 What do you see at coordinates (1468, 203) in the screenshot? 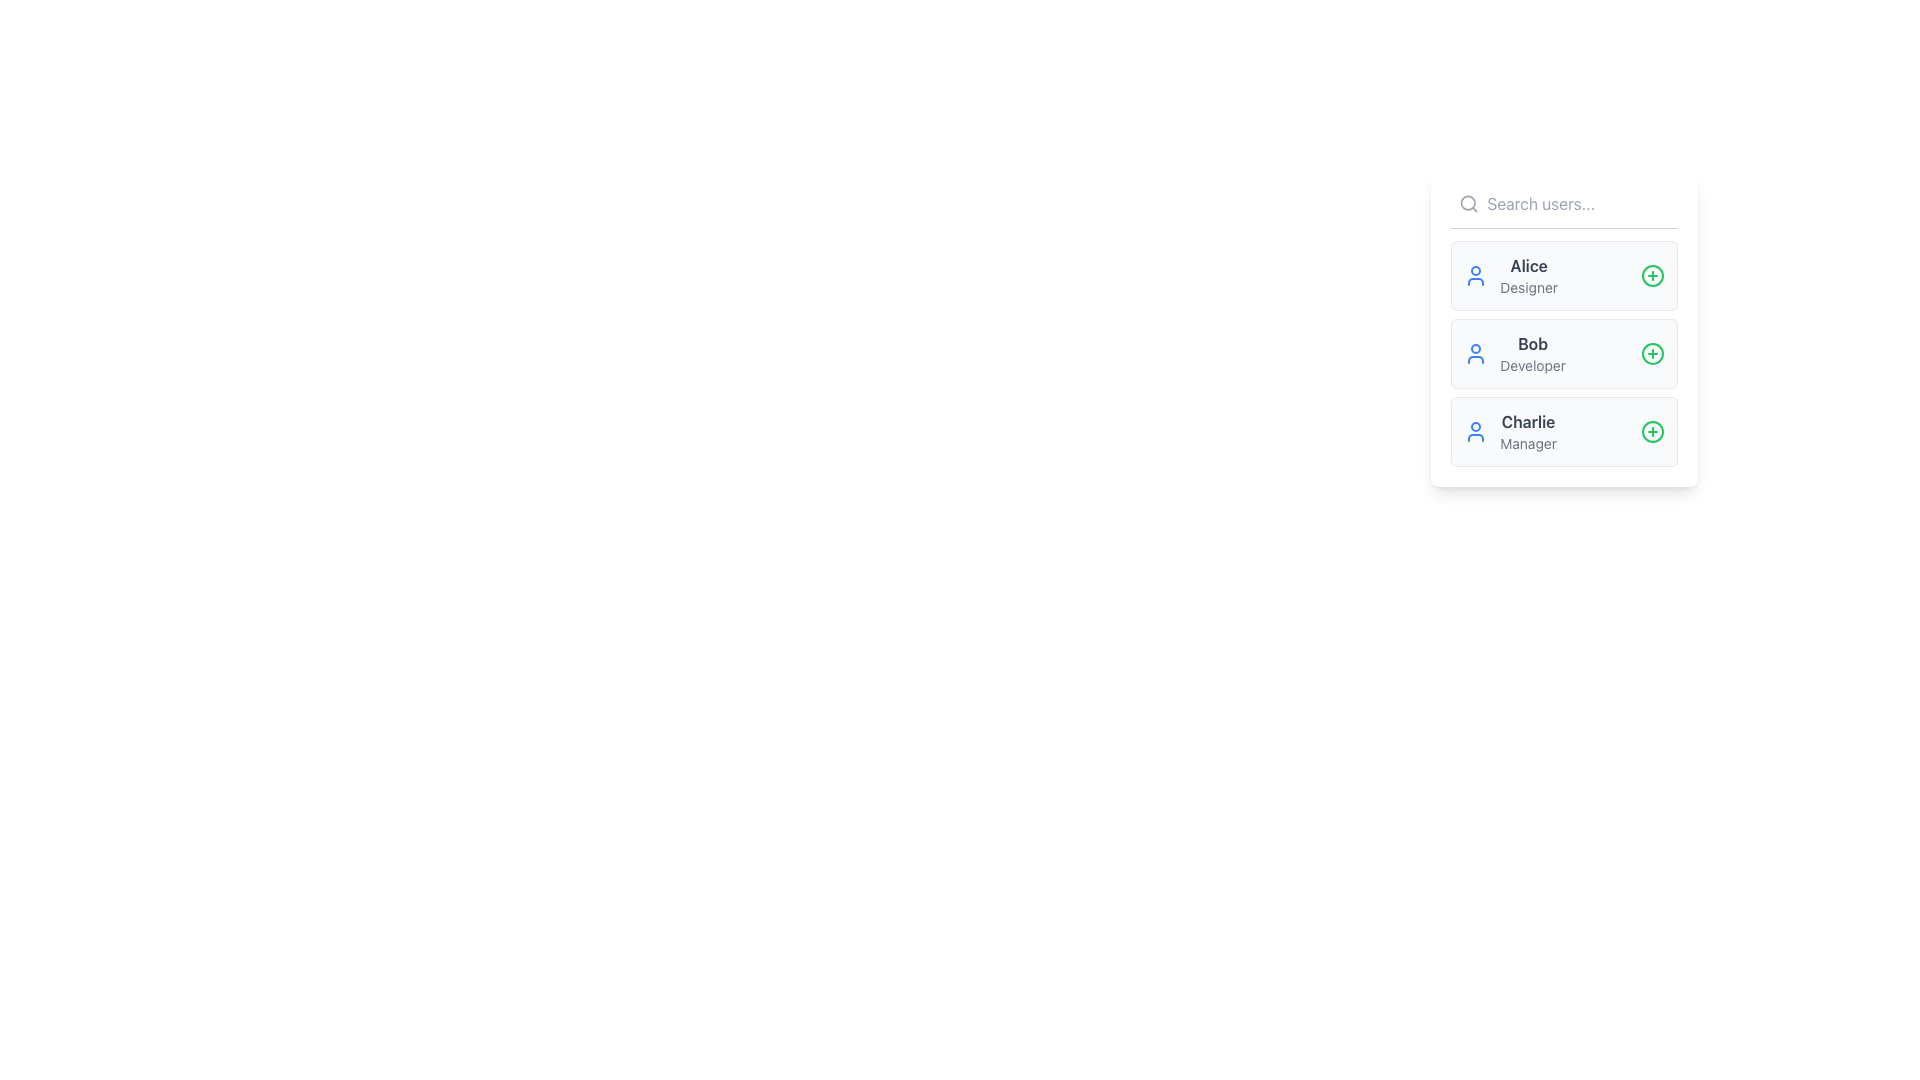
I see `the circular grey lens of the magnifying glass icon located in the search bar area next to the 'Search users...' placeholder text` at bounding box center [1468, 203].